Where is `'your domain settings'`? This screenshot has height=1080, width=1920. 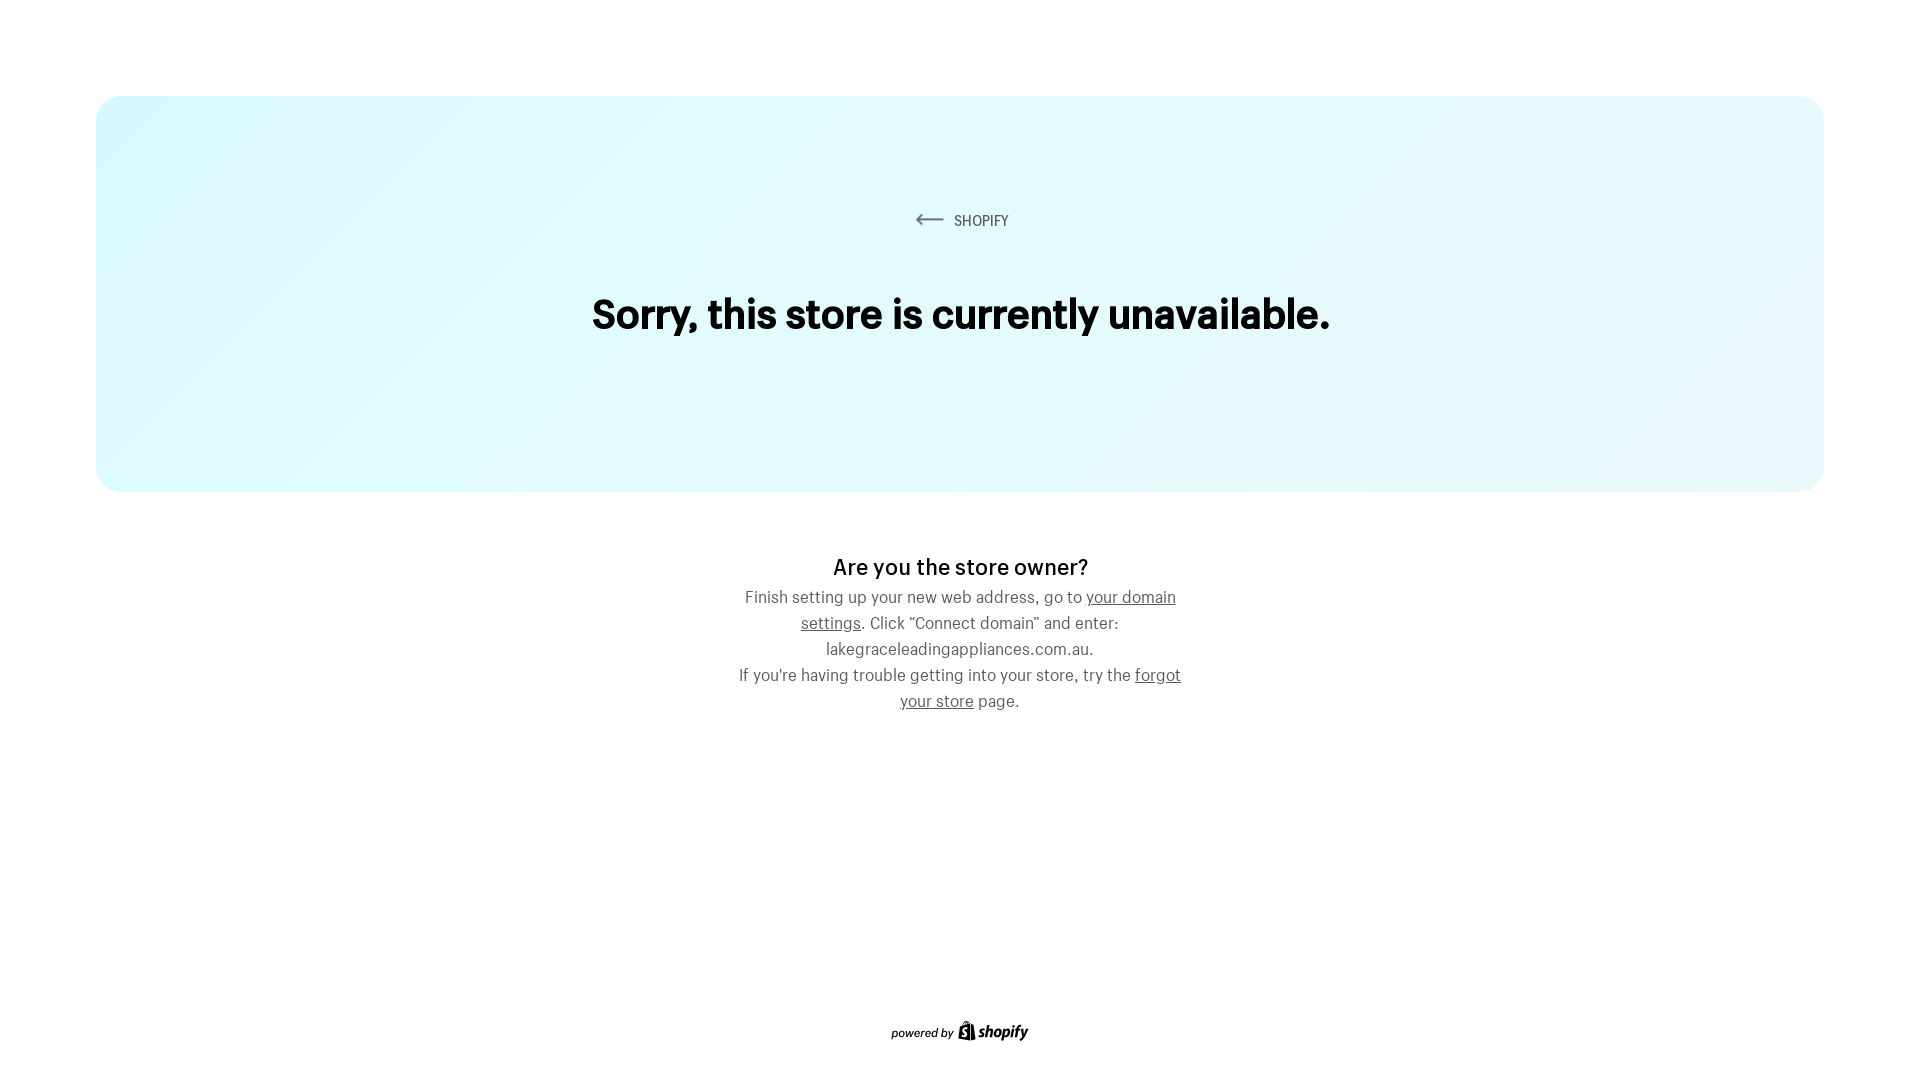
'your domain settings' is located at coordinates (988, 605).